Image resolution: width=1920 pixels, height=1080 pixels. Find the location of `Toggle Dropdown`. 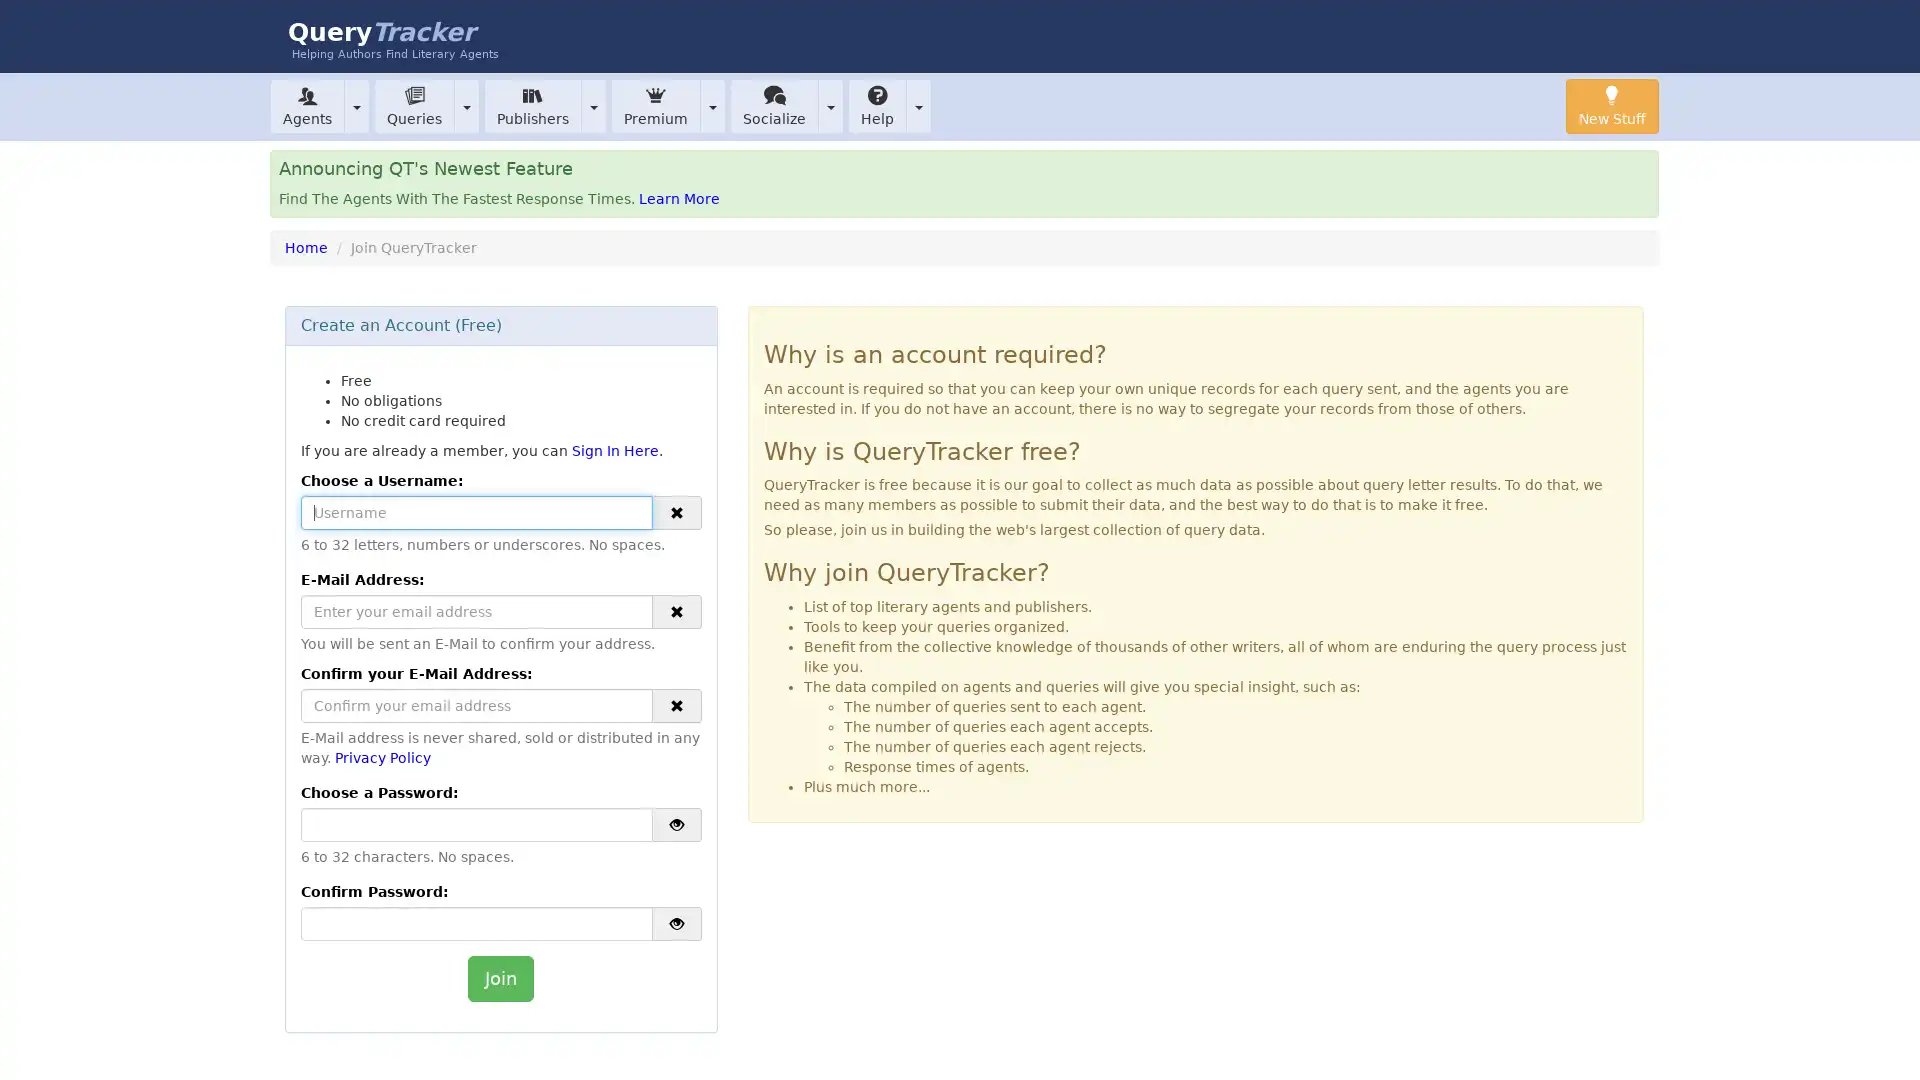

Toggle Dropdown is located at coordinates (593, 106).